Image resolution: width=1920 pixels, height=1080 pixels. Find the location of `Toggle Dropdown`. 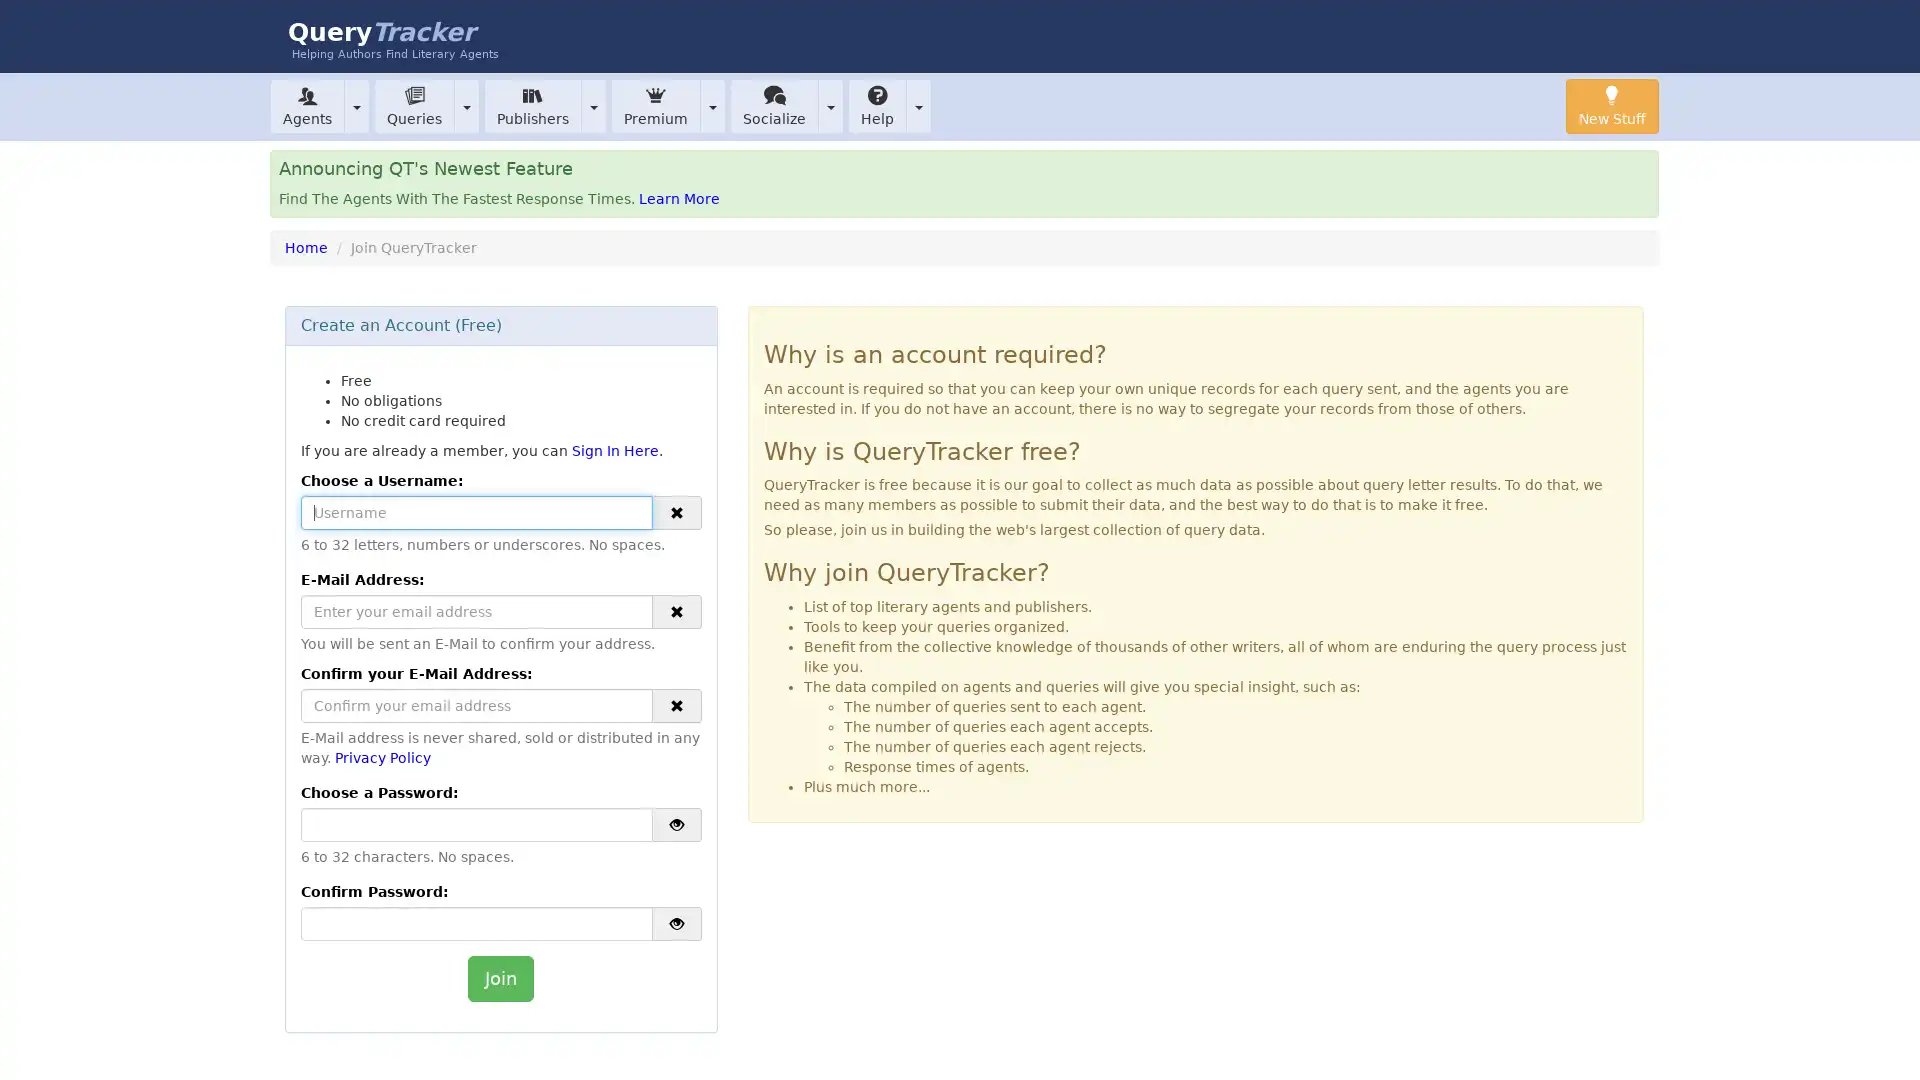

Toggle Dropdown is located at coordinates (593, 106).